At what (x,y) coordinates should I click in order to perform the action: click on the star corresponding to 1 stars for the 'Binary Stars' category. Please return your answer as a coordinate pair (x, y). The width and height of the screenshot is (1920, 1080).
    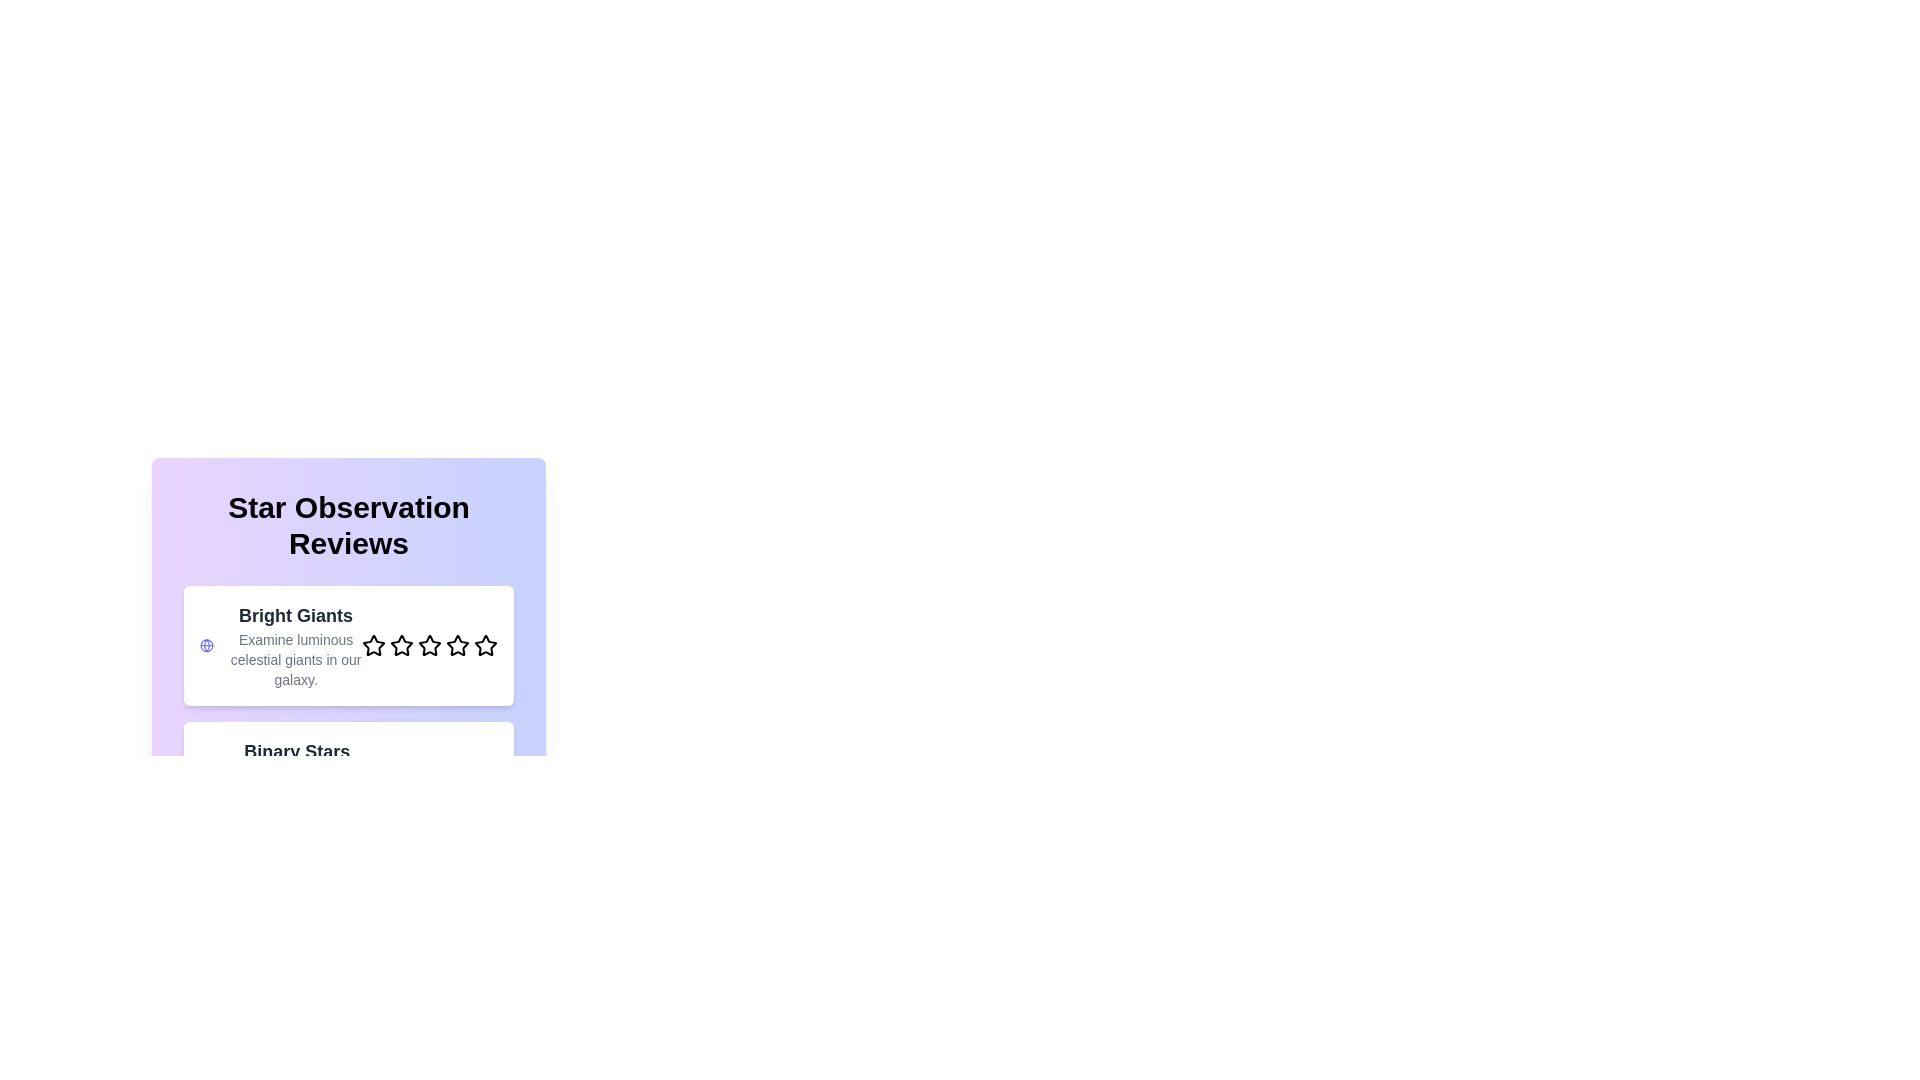
    Looking at the image, I should click on (374, 781).